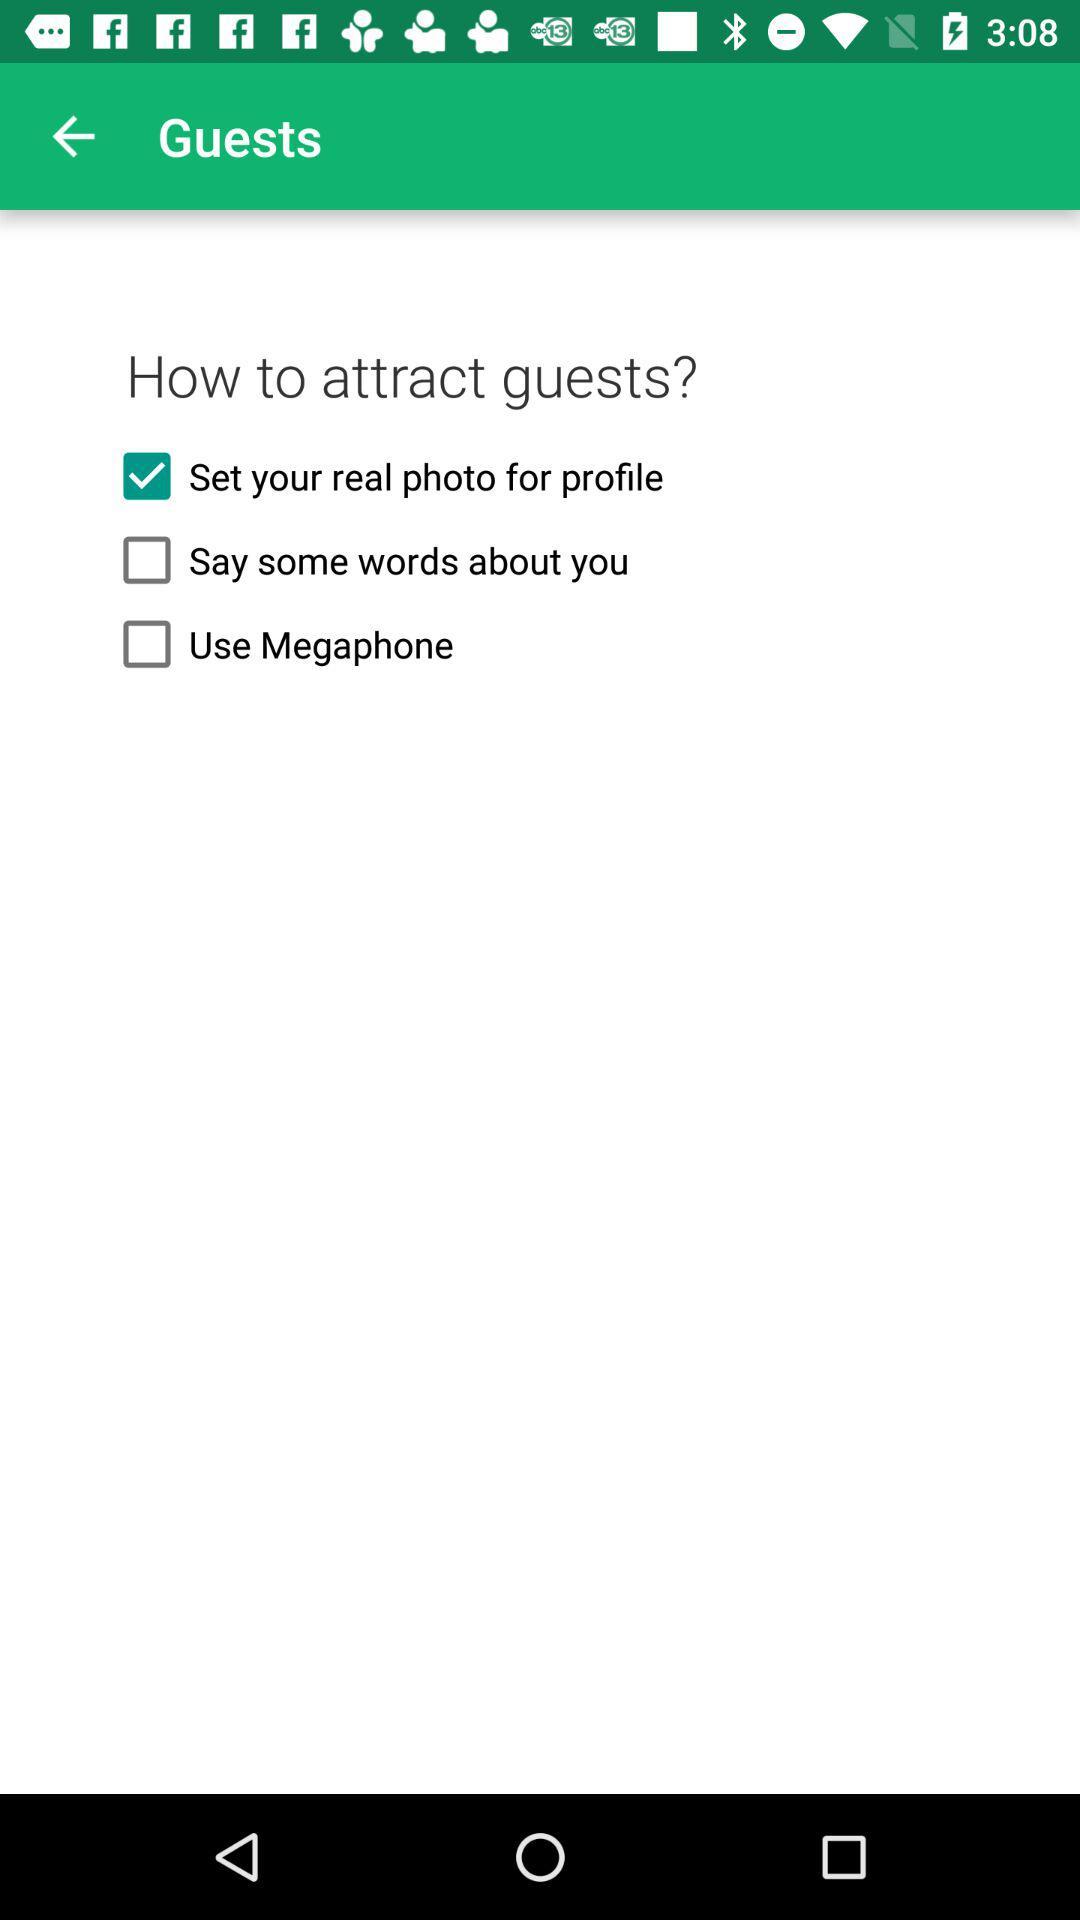 This screenshot has width=1080, height=1920. Describe the element at coordinates (540, 475) in the screenshot. I see `item below how to attract item` at that location.